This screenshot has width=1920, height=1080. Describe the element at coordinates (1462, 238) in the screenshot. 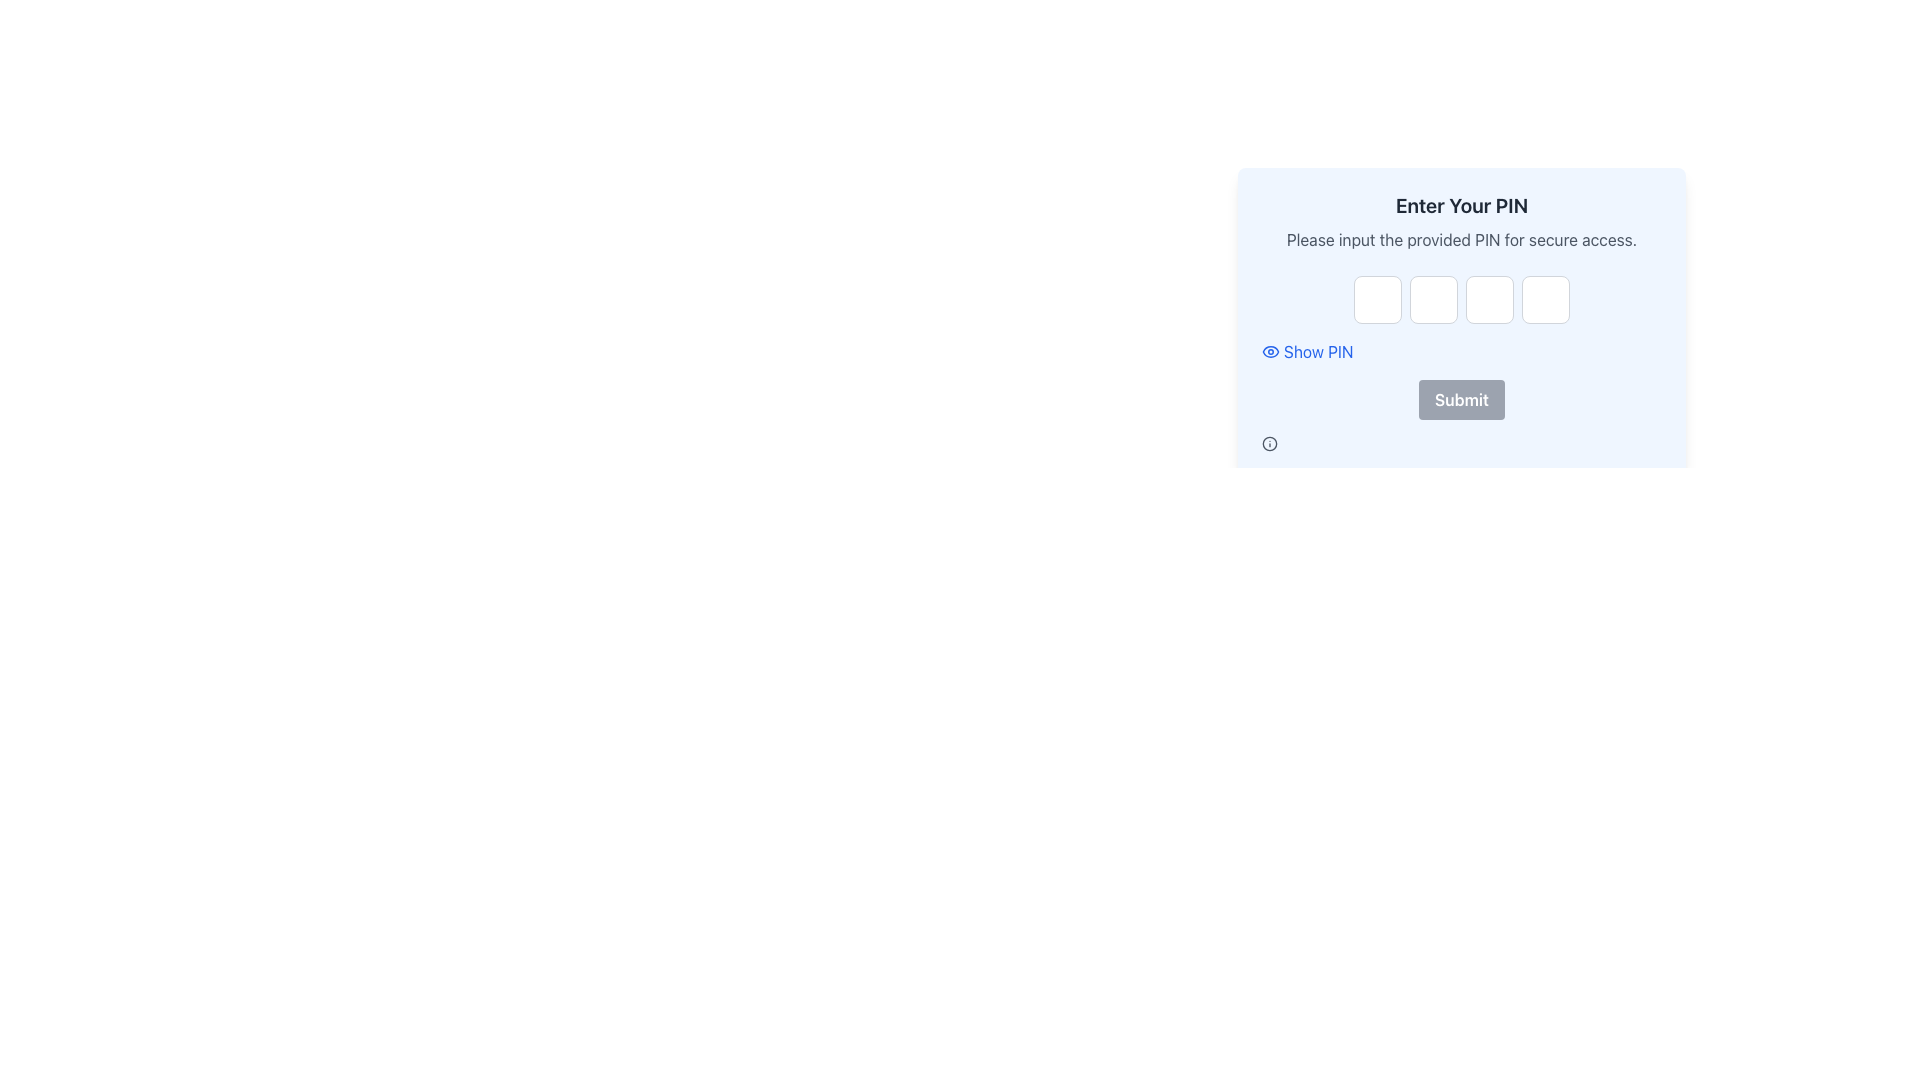

I see `text instruction from the Text Label that says 'Please input the provided PIN for secure access.' This label is styled with gray text and is located beneath the heading 'Enter Your PIN'` at that location.